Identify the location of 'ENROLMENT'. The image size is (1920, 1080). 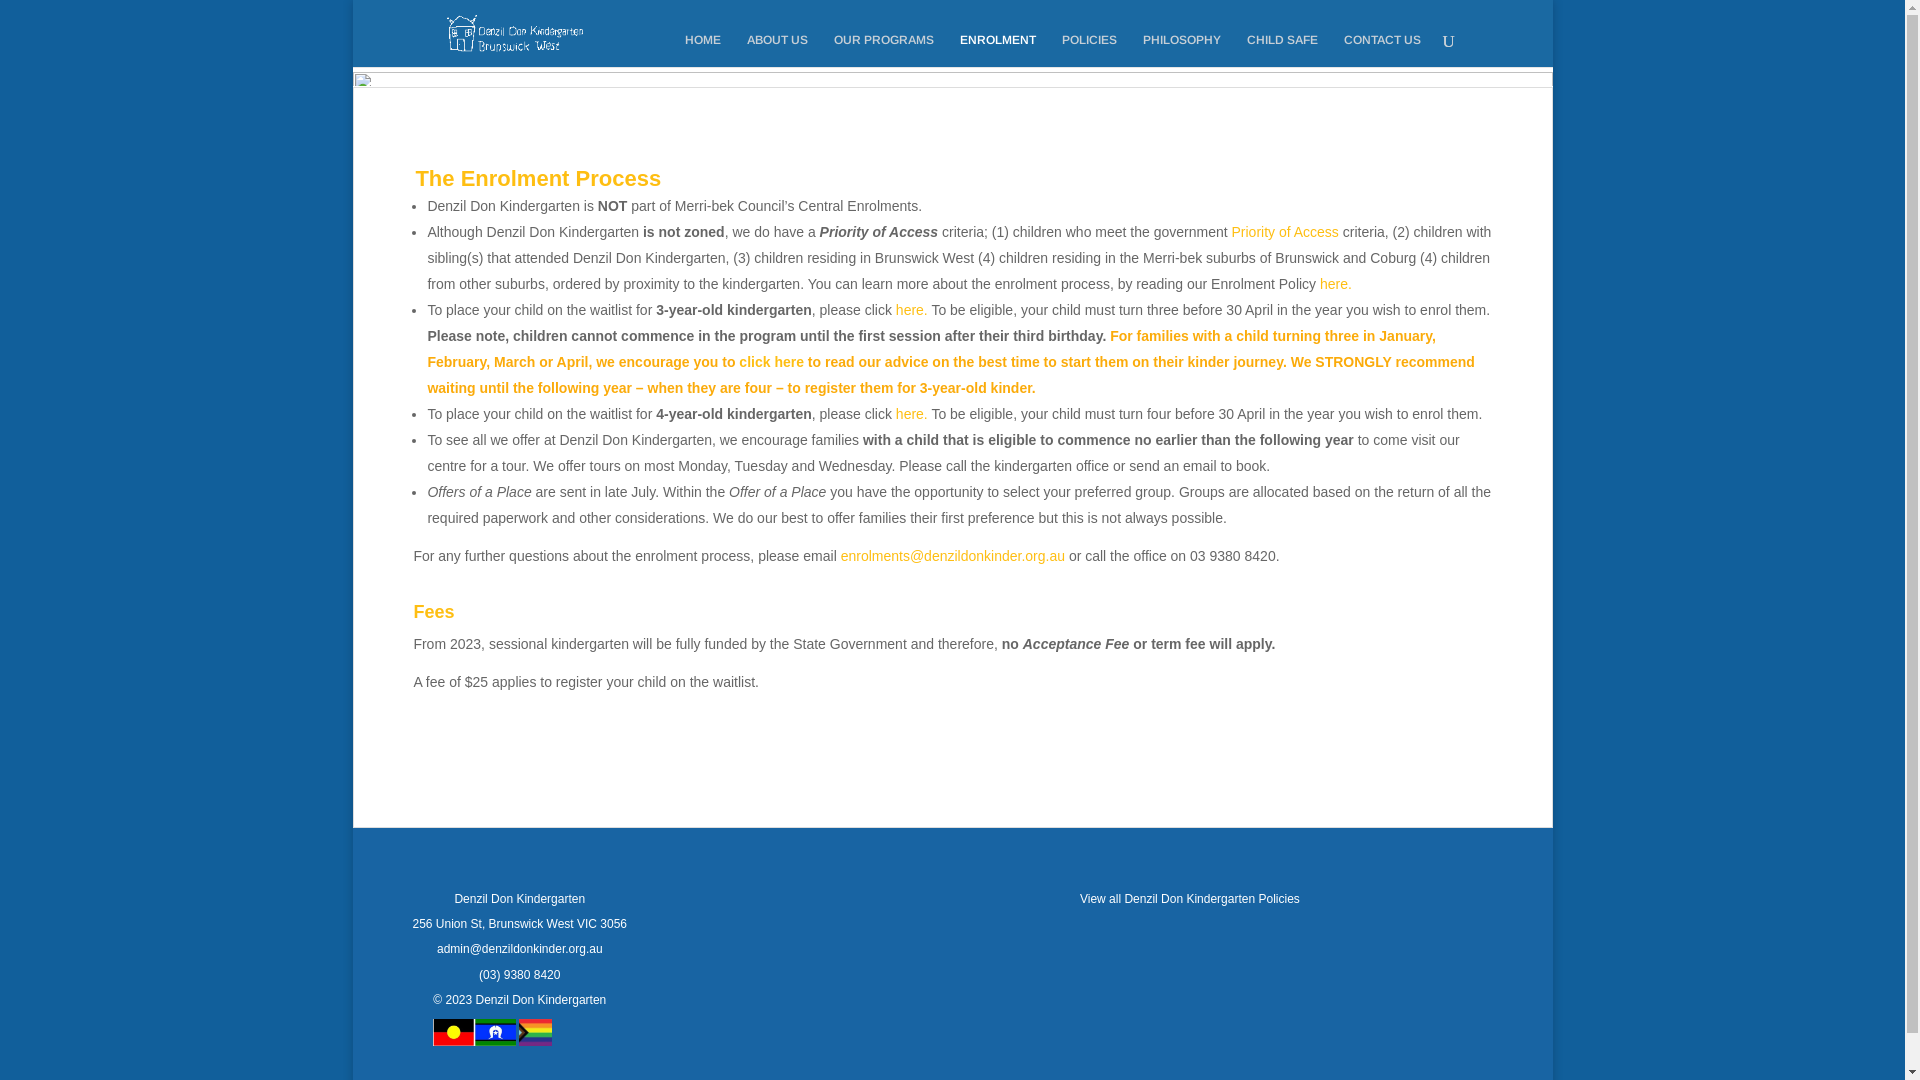
(998, 49).